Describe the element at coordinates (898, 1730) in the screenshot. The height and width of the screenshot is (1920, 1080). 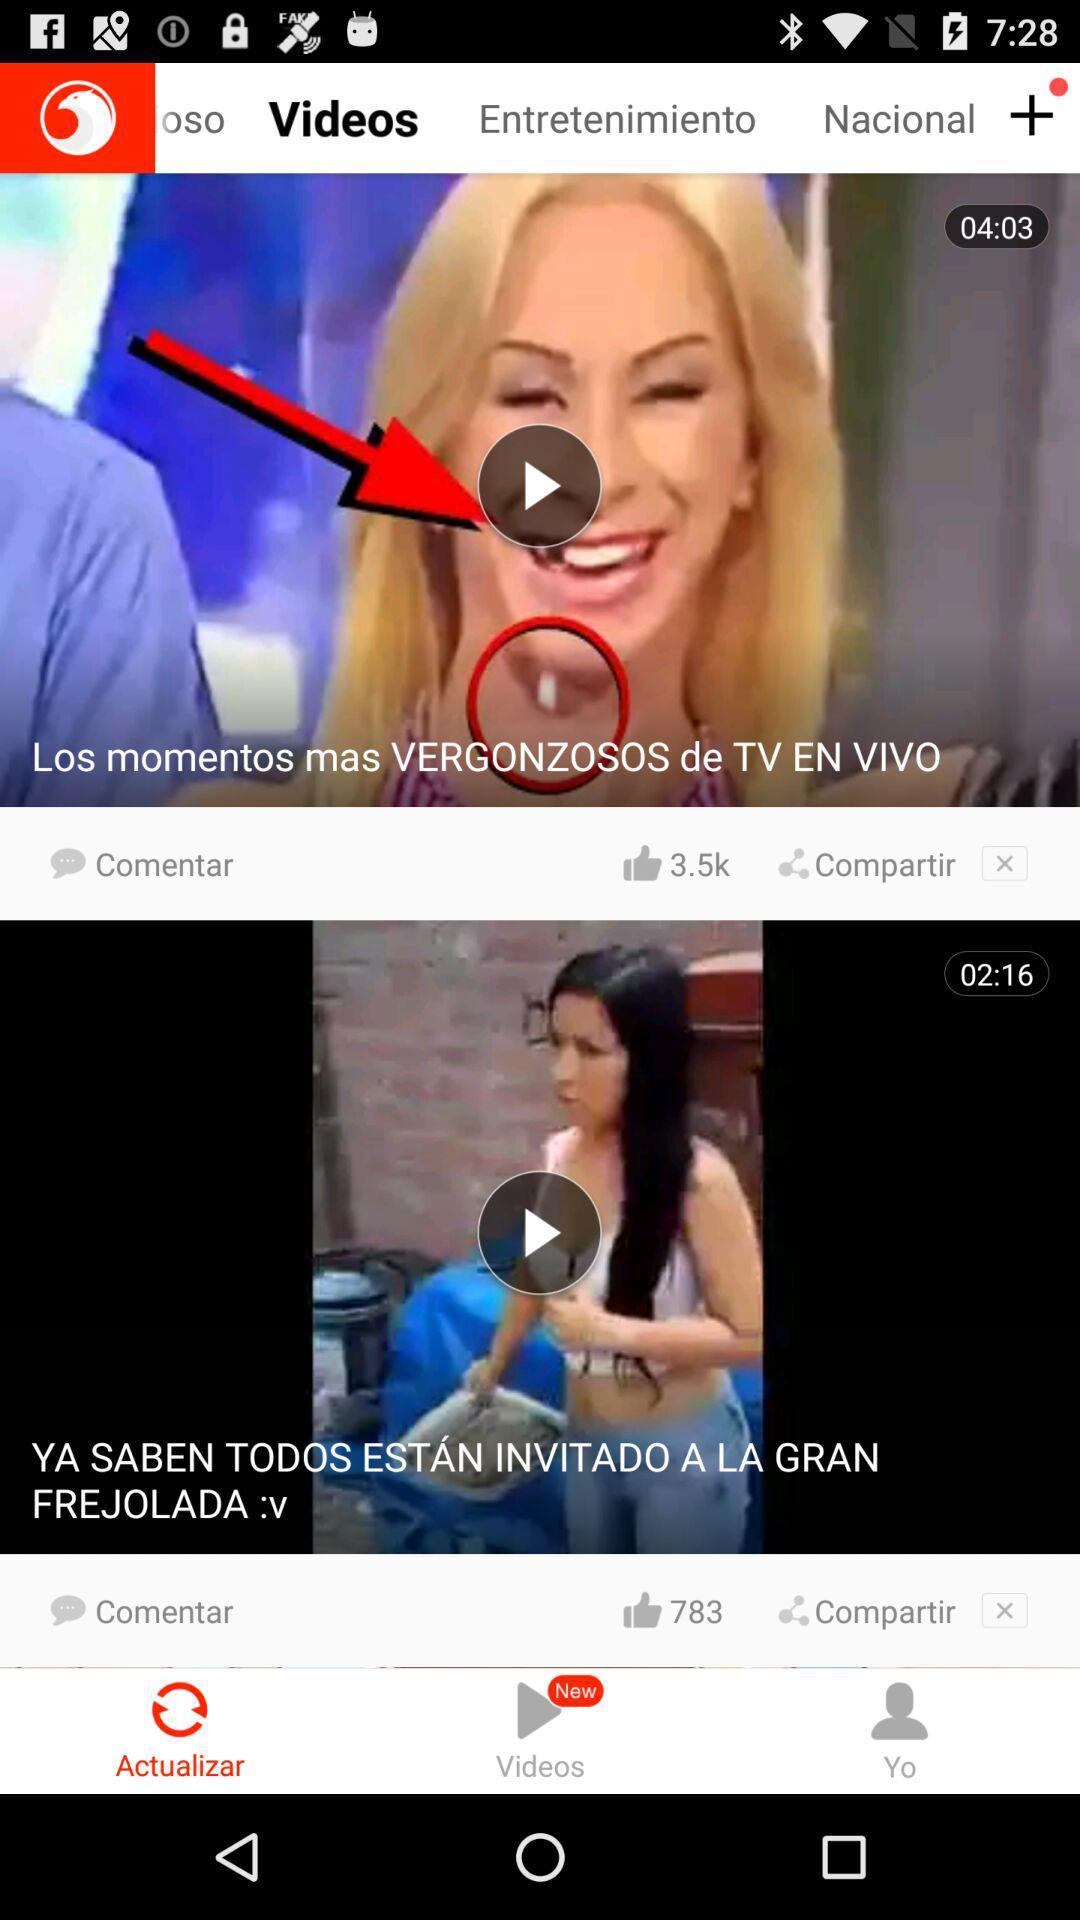
I see `the icon to the right of the videos radio button` at that location.